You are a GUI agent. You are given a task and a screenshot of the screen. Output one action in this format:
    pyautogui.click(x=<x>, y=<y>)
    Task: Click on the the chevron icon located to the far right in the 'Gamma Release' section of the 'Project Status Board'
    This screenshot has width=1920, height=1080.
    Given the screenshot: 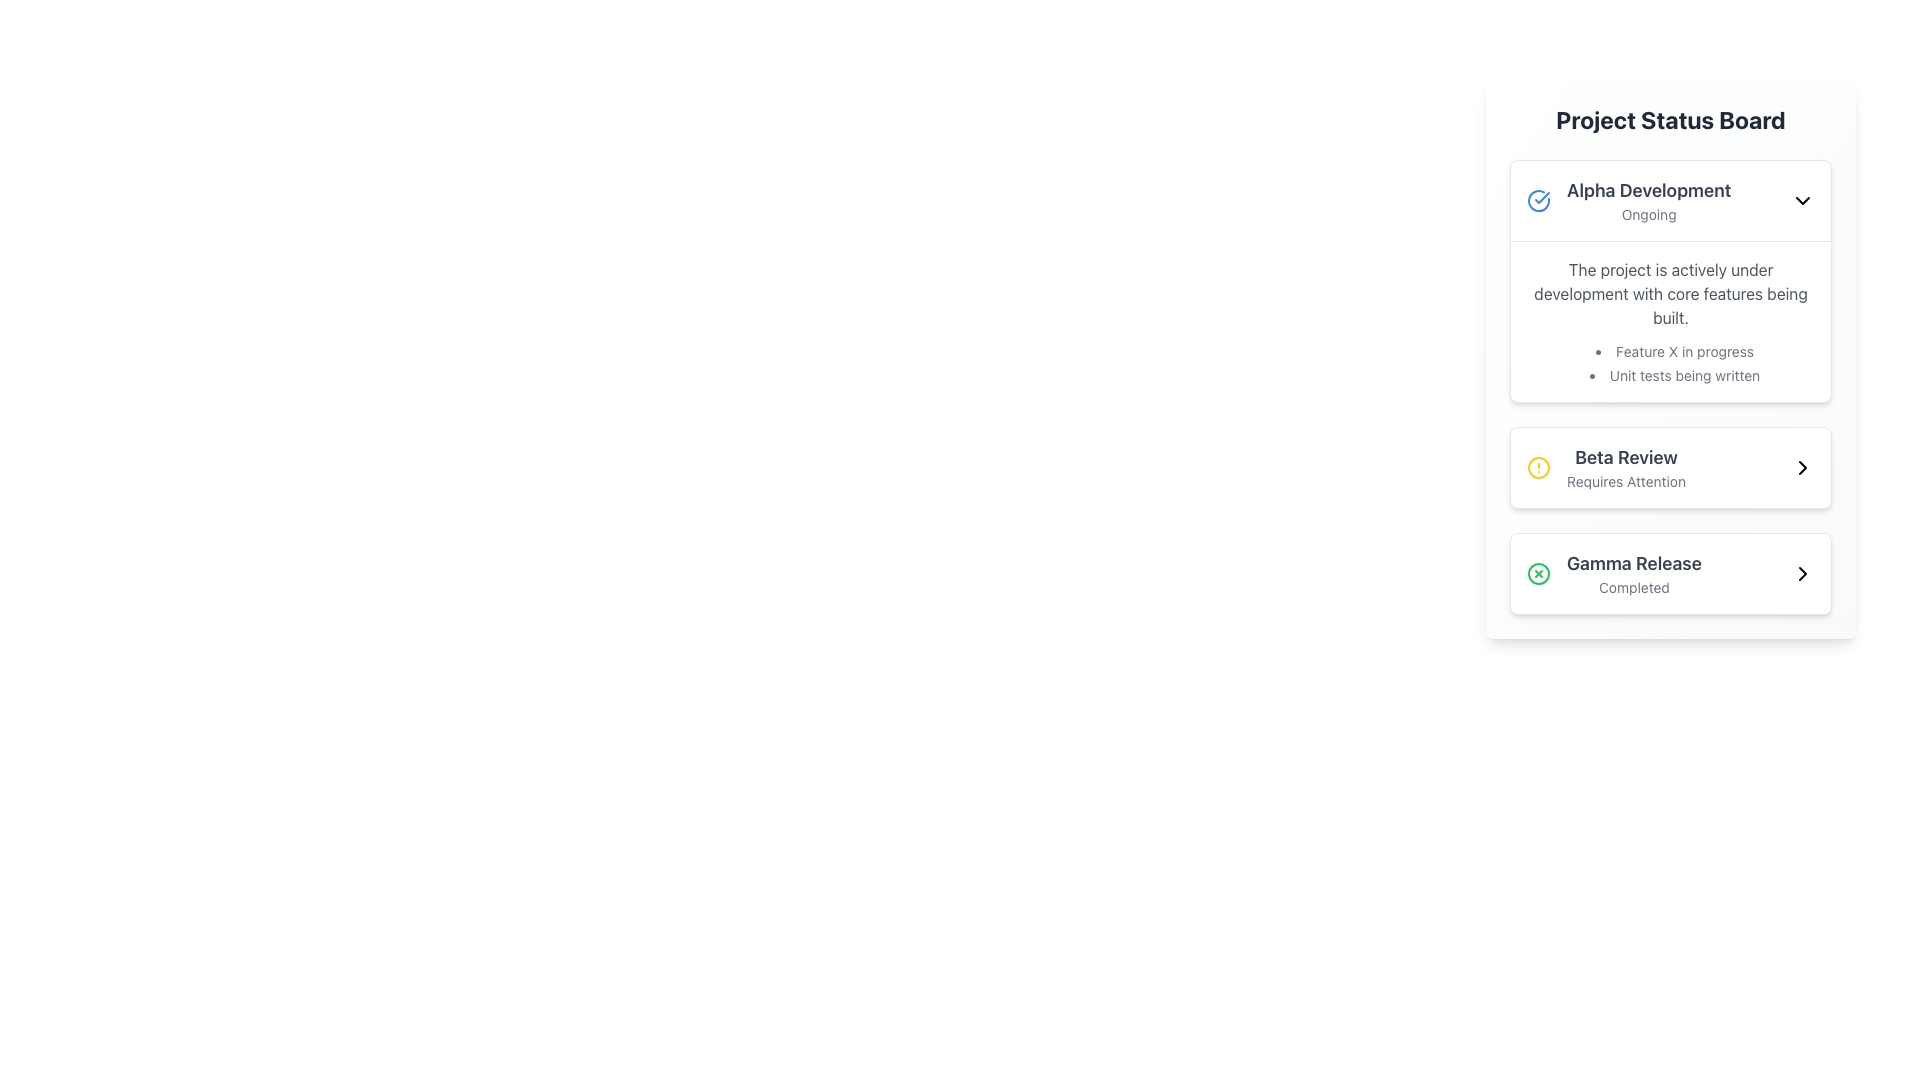 What is the action you would take?
    pyautogui.click(x=1803, y=574)
    